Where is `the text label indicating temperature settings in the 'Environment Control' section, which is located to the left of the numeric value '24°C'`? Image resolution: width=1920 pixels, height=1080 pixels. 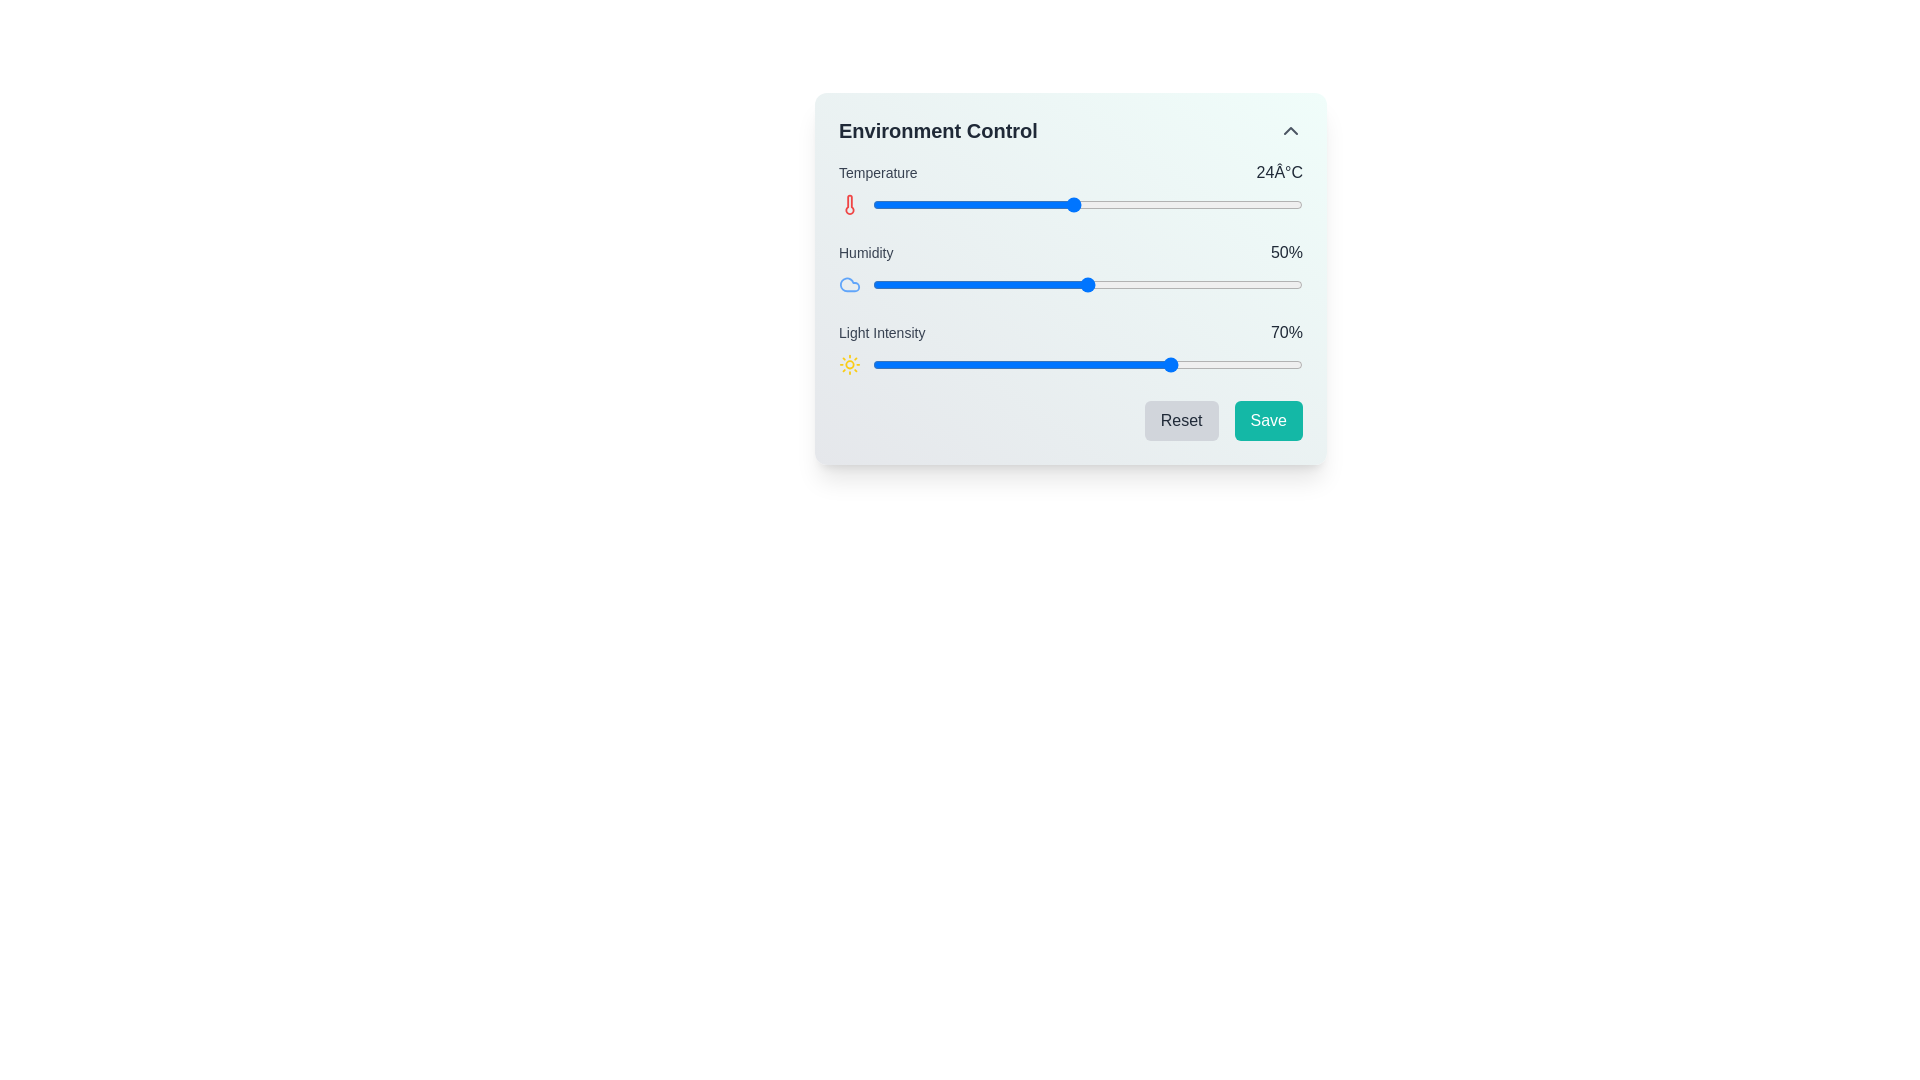
the text label indicating temperature settings in the 'Environment Control' section, which is located to the left of the numeric value '24°C' is located at coordinates (878, 172).